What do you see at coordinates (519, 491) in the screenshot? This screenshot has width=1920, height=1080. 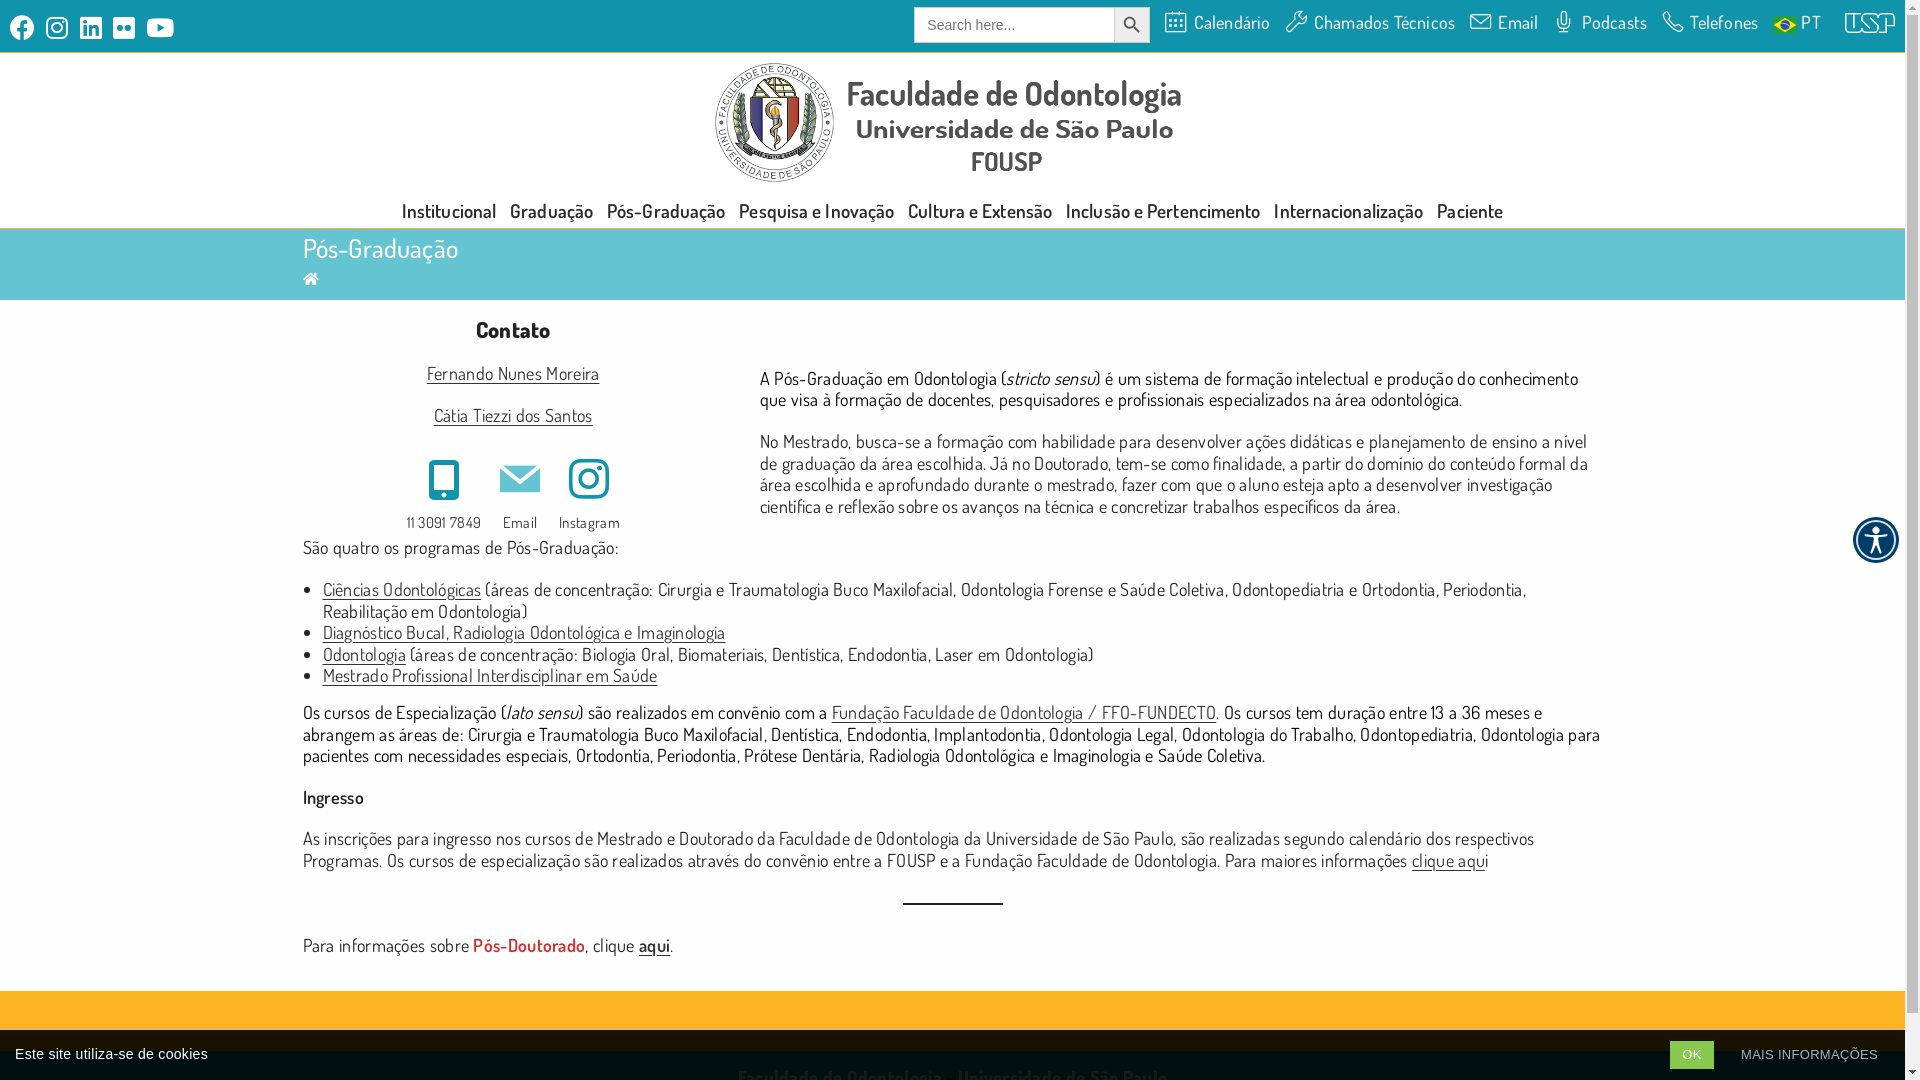 I see `'Email'` at bounding box center [519, 491].